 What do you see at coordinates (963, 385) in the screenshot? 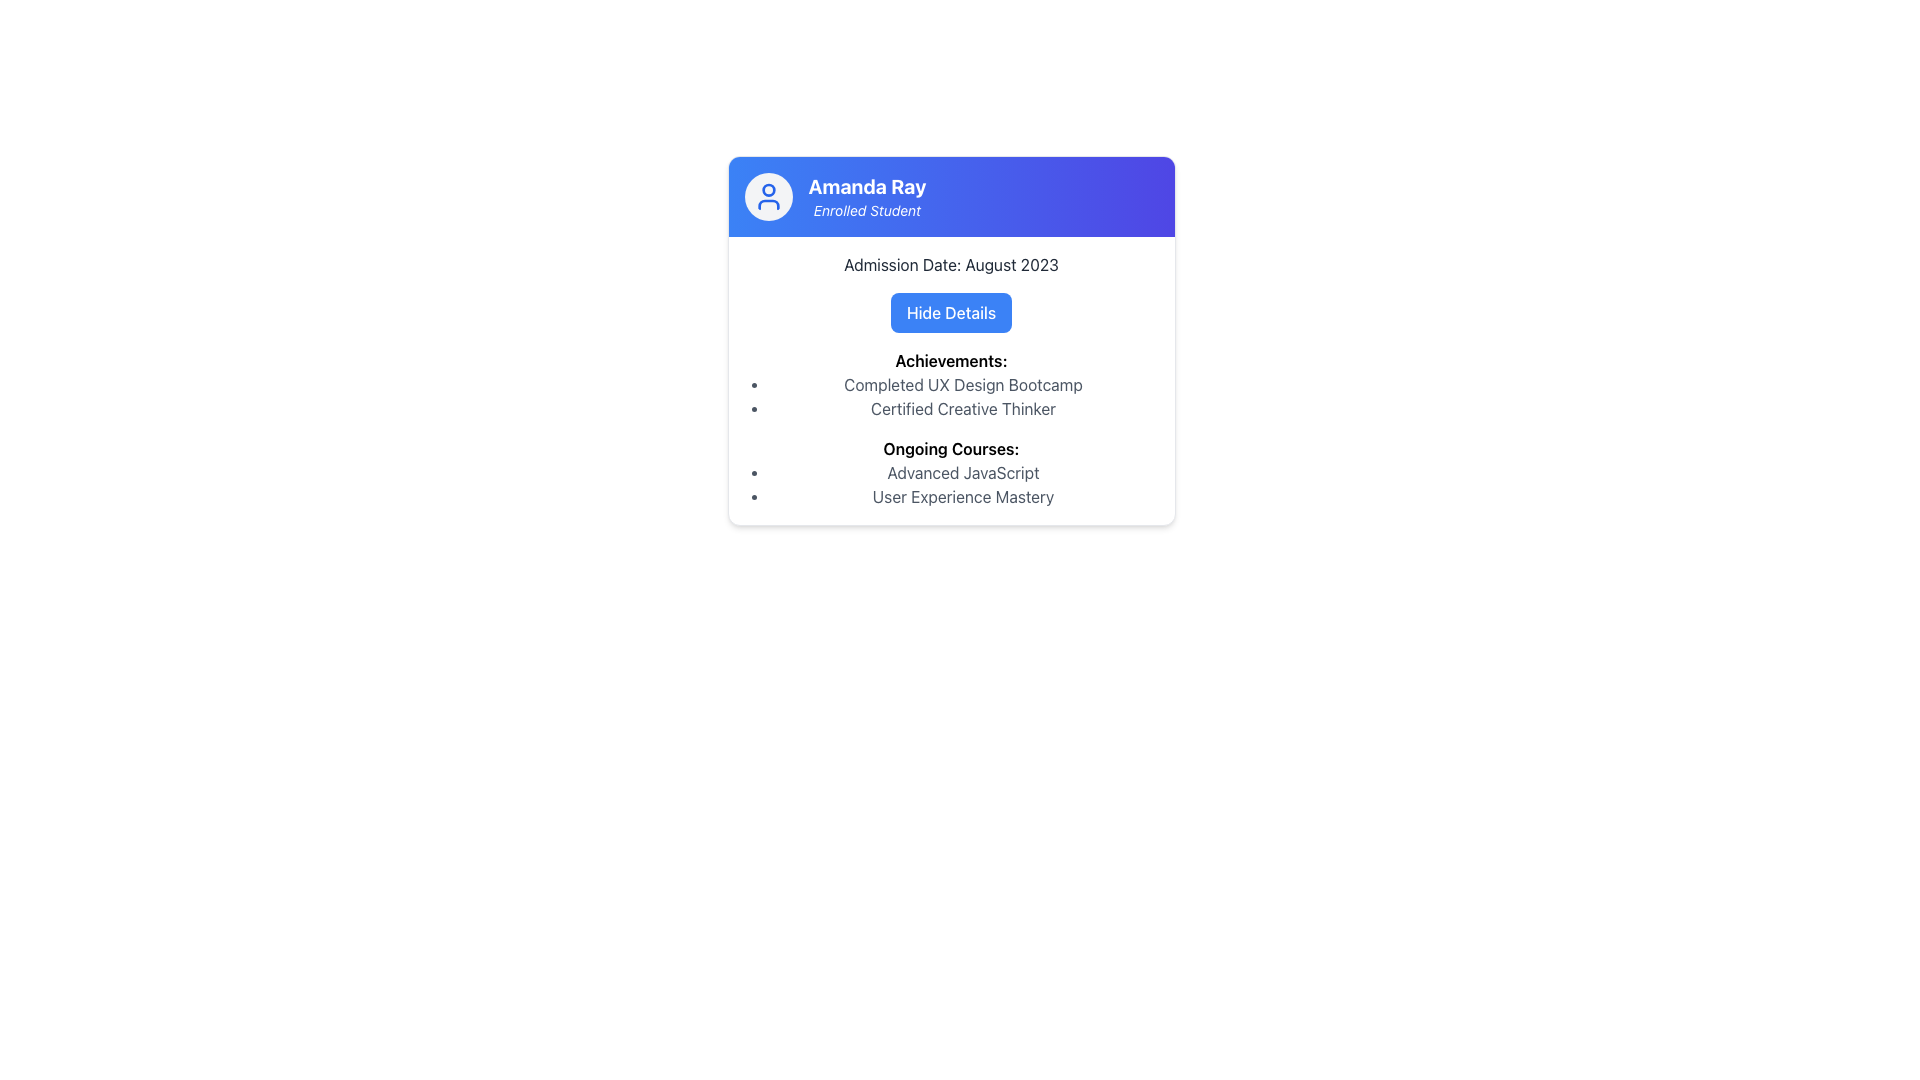
I see `the informational text that indicates the completion of a UX Design bootcamp, which is the first item in the bulleted list under the 'Achievements:' section` at bounding box center [963, 385].